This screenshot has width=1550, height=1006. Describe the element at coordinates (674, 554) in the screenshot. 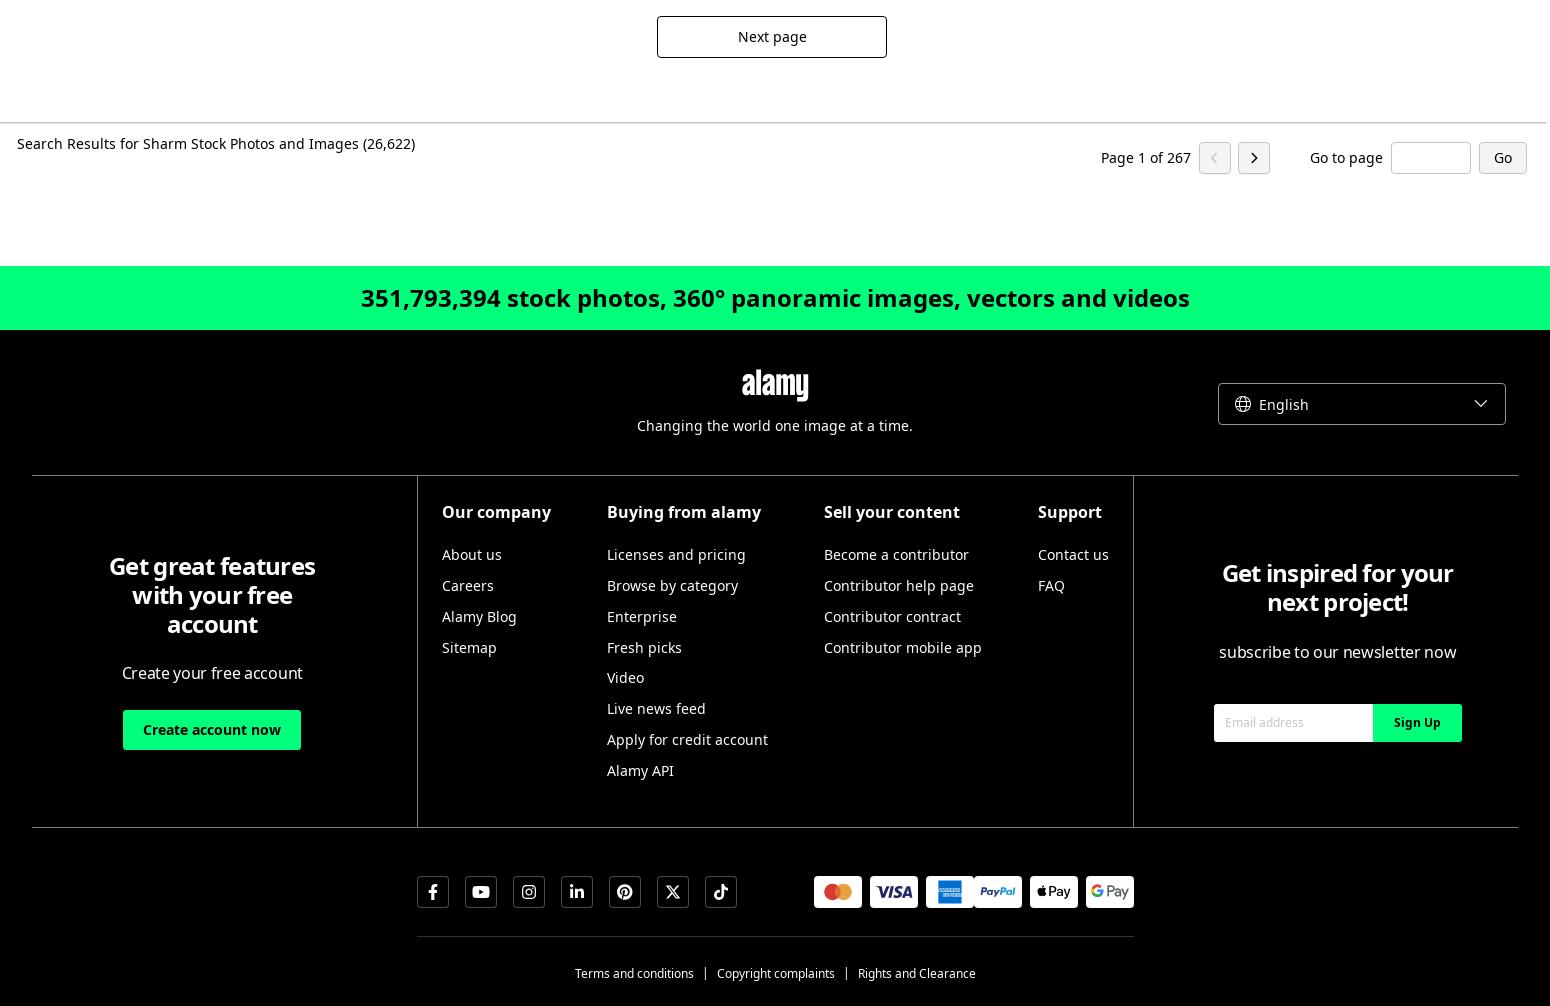

I see `'Licenses and pricing'` at that location.